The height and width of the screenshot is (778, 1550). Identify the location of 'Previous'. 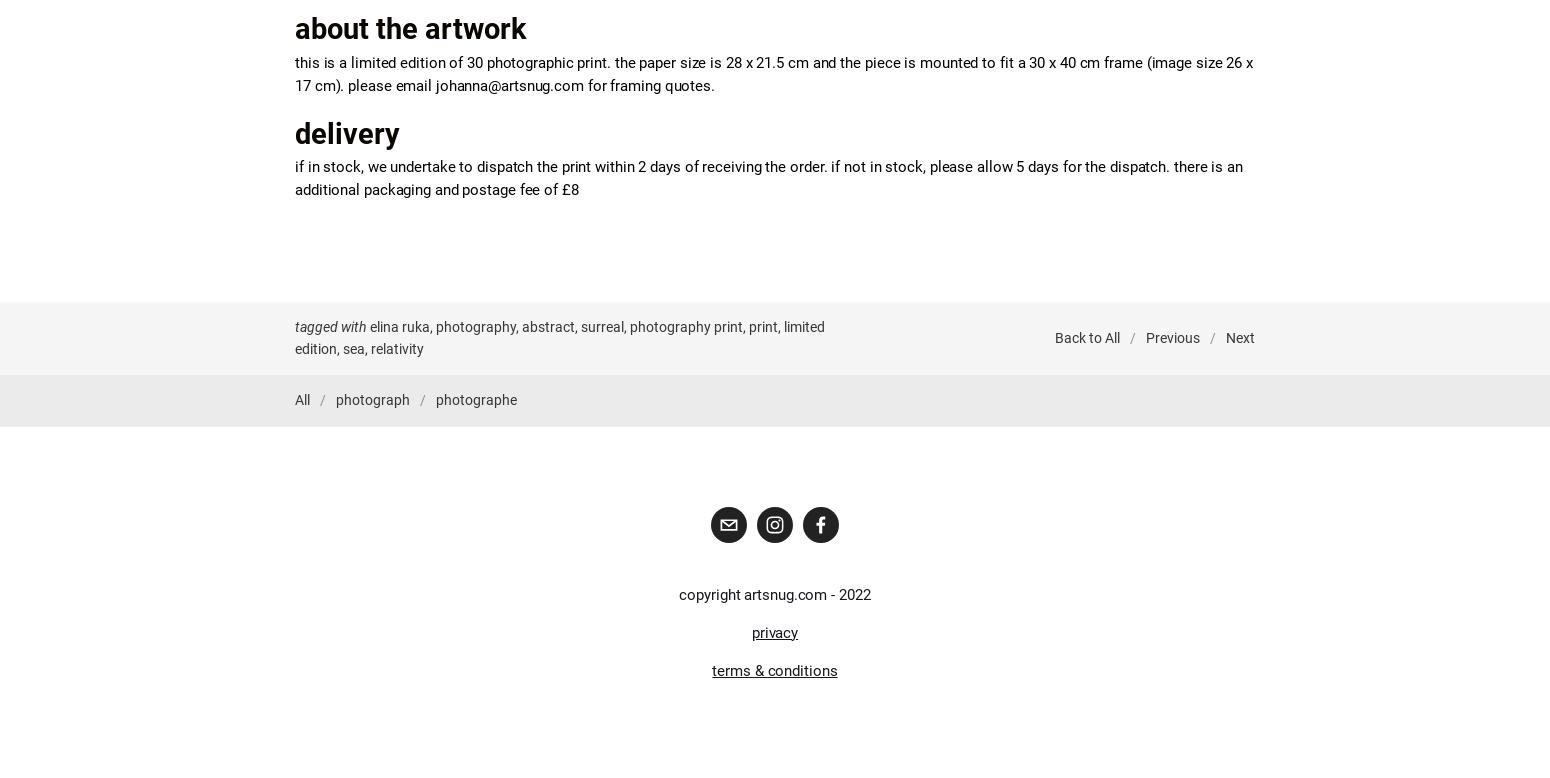
(1173, 336).